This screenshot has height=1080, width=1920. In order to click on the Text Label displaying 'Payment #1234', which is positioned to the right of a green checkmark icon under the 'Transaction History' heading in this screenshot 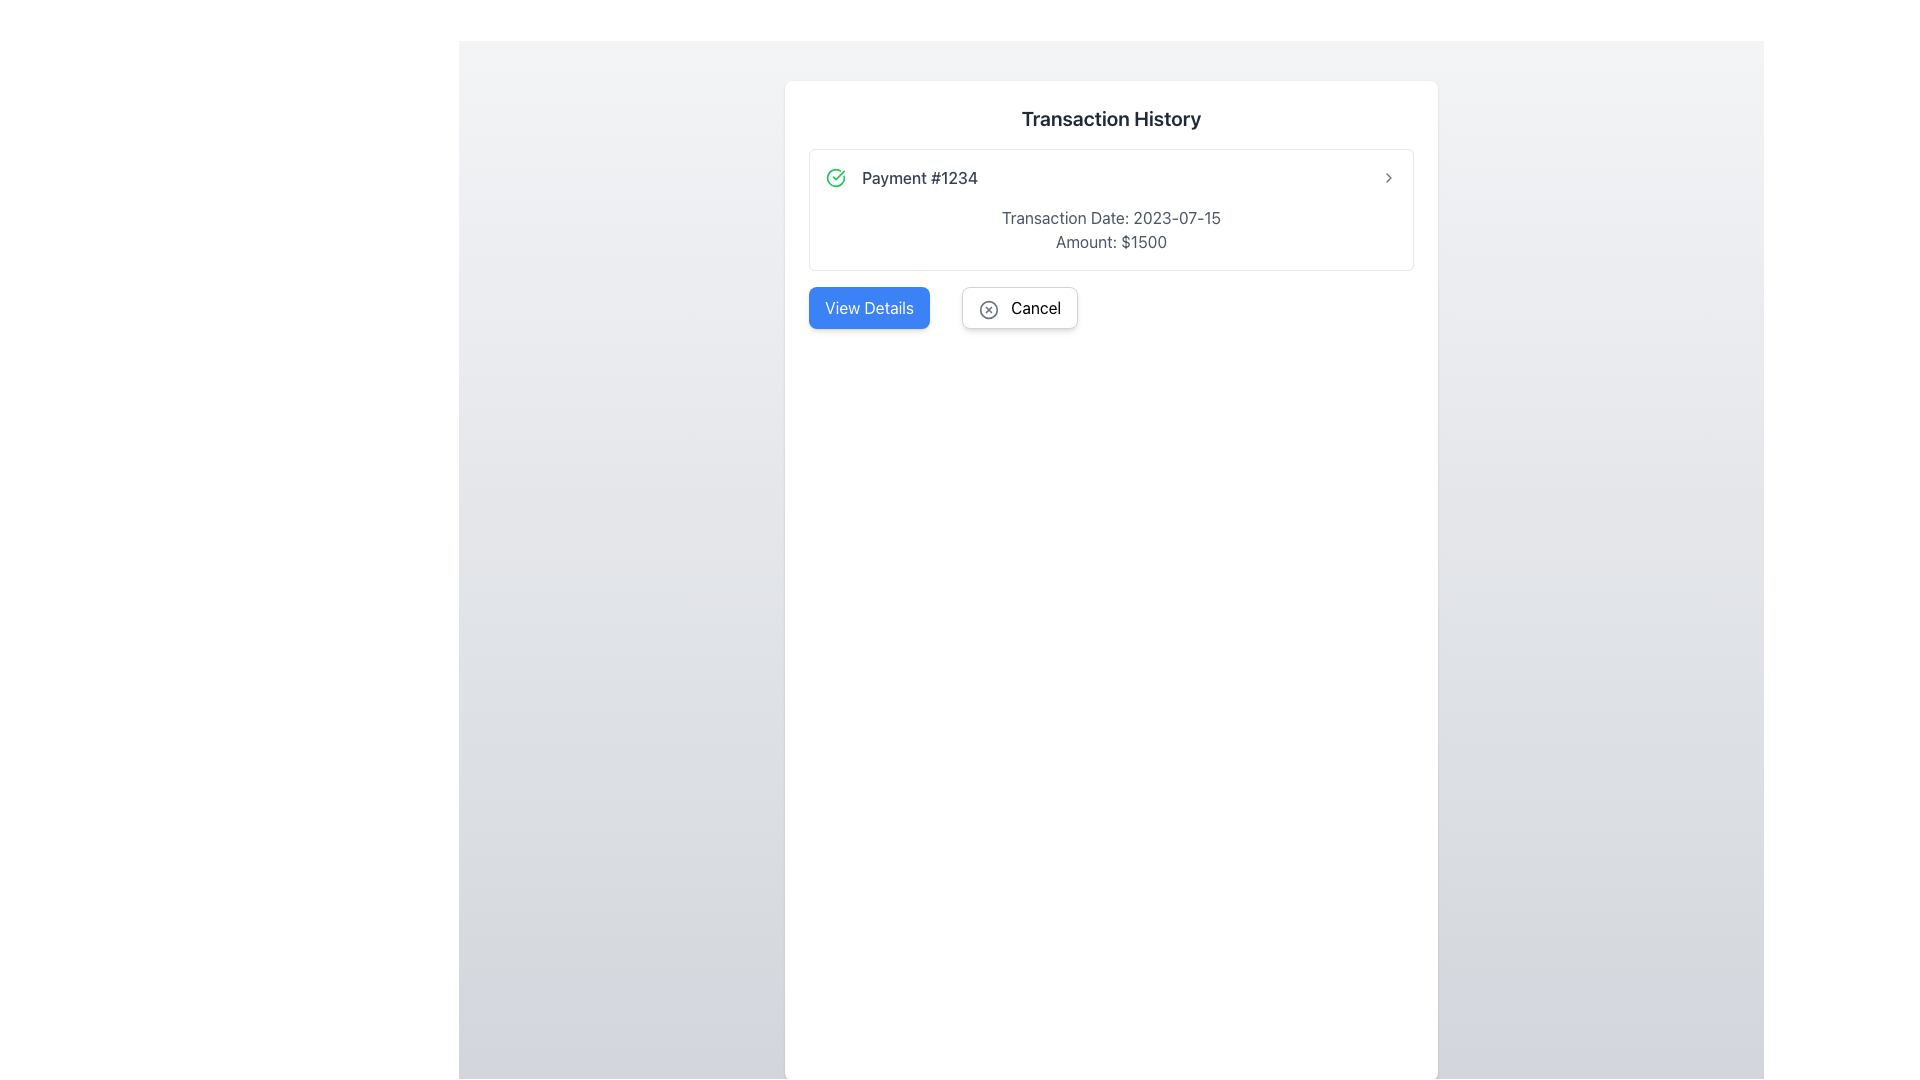, I will do `click(919, 176)`.